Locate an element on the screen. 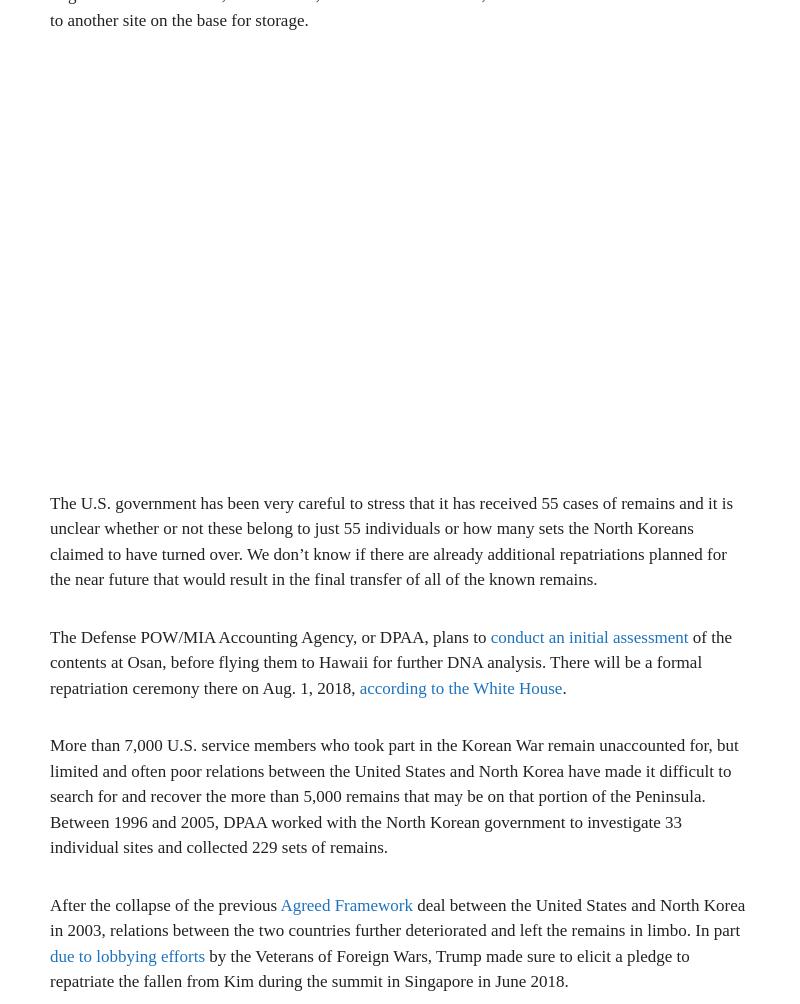 Image resolution: width=800 pixels, height=1004 pixels. 'deal between the United States and North Korea in 2003, relations between the two countries further deteriorated and left the remains in limbo. In part' is located at coordinates (396, 916).